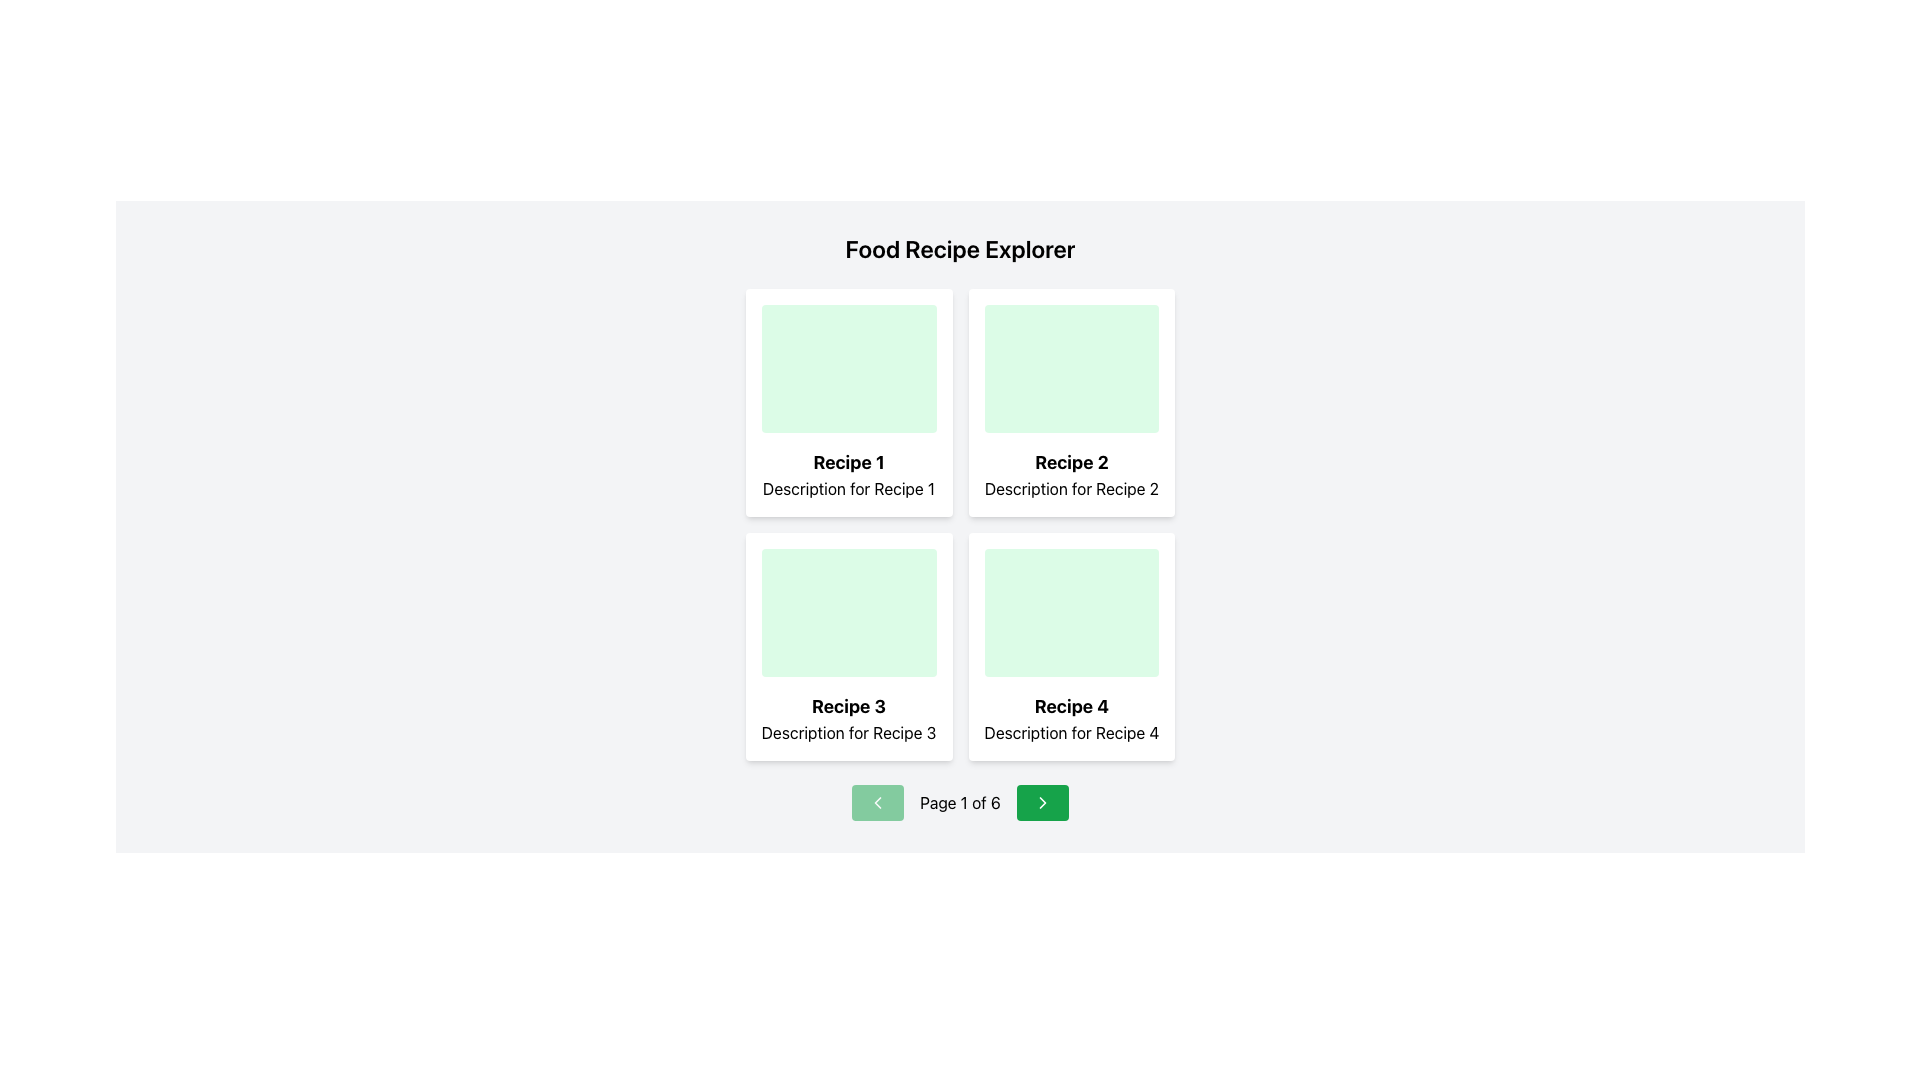  Describe the element at coordinates (849, 732) in the screenshot. I see `the text label displaying 'Description for Recipe 3' located beneath the title 'Recipe 3' in the bottom-left section of the recipe card layout` at that location.